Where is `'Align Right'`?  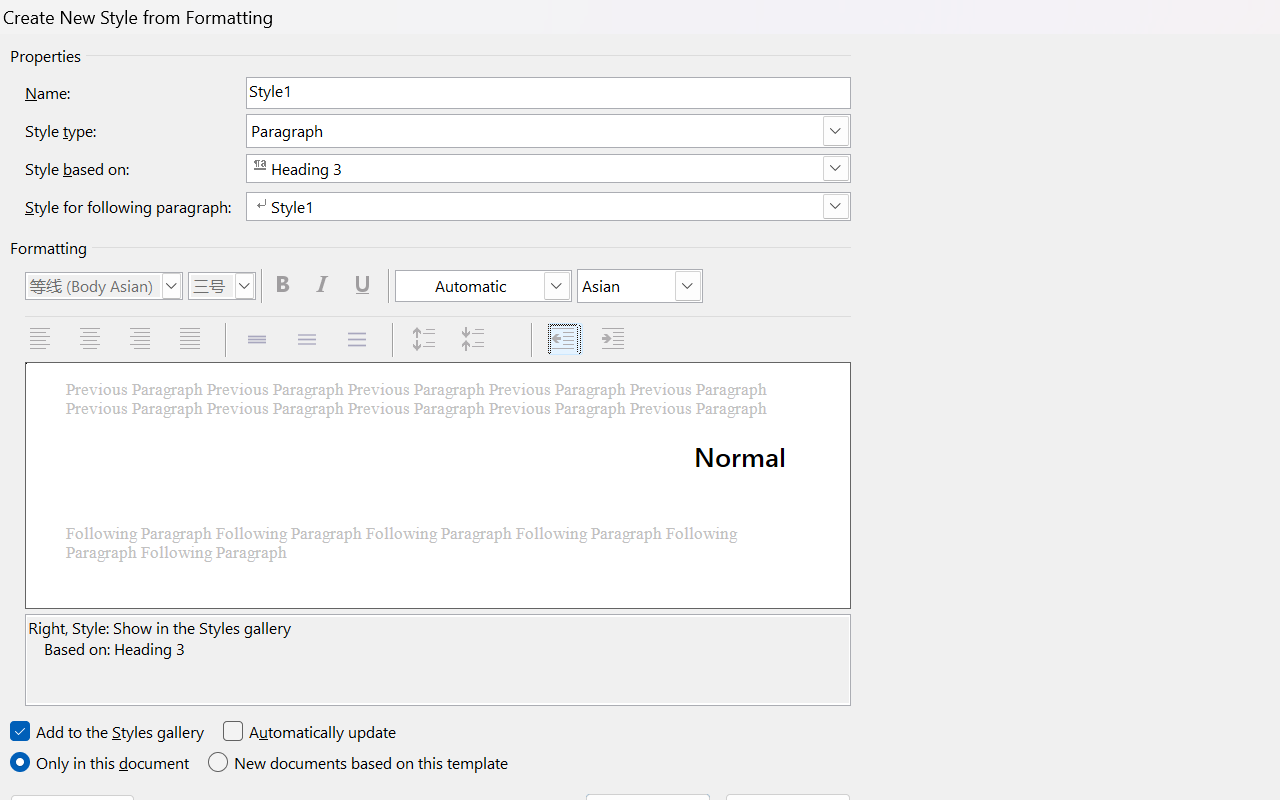
'Align Right' is located at coordinates (141, 339).